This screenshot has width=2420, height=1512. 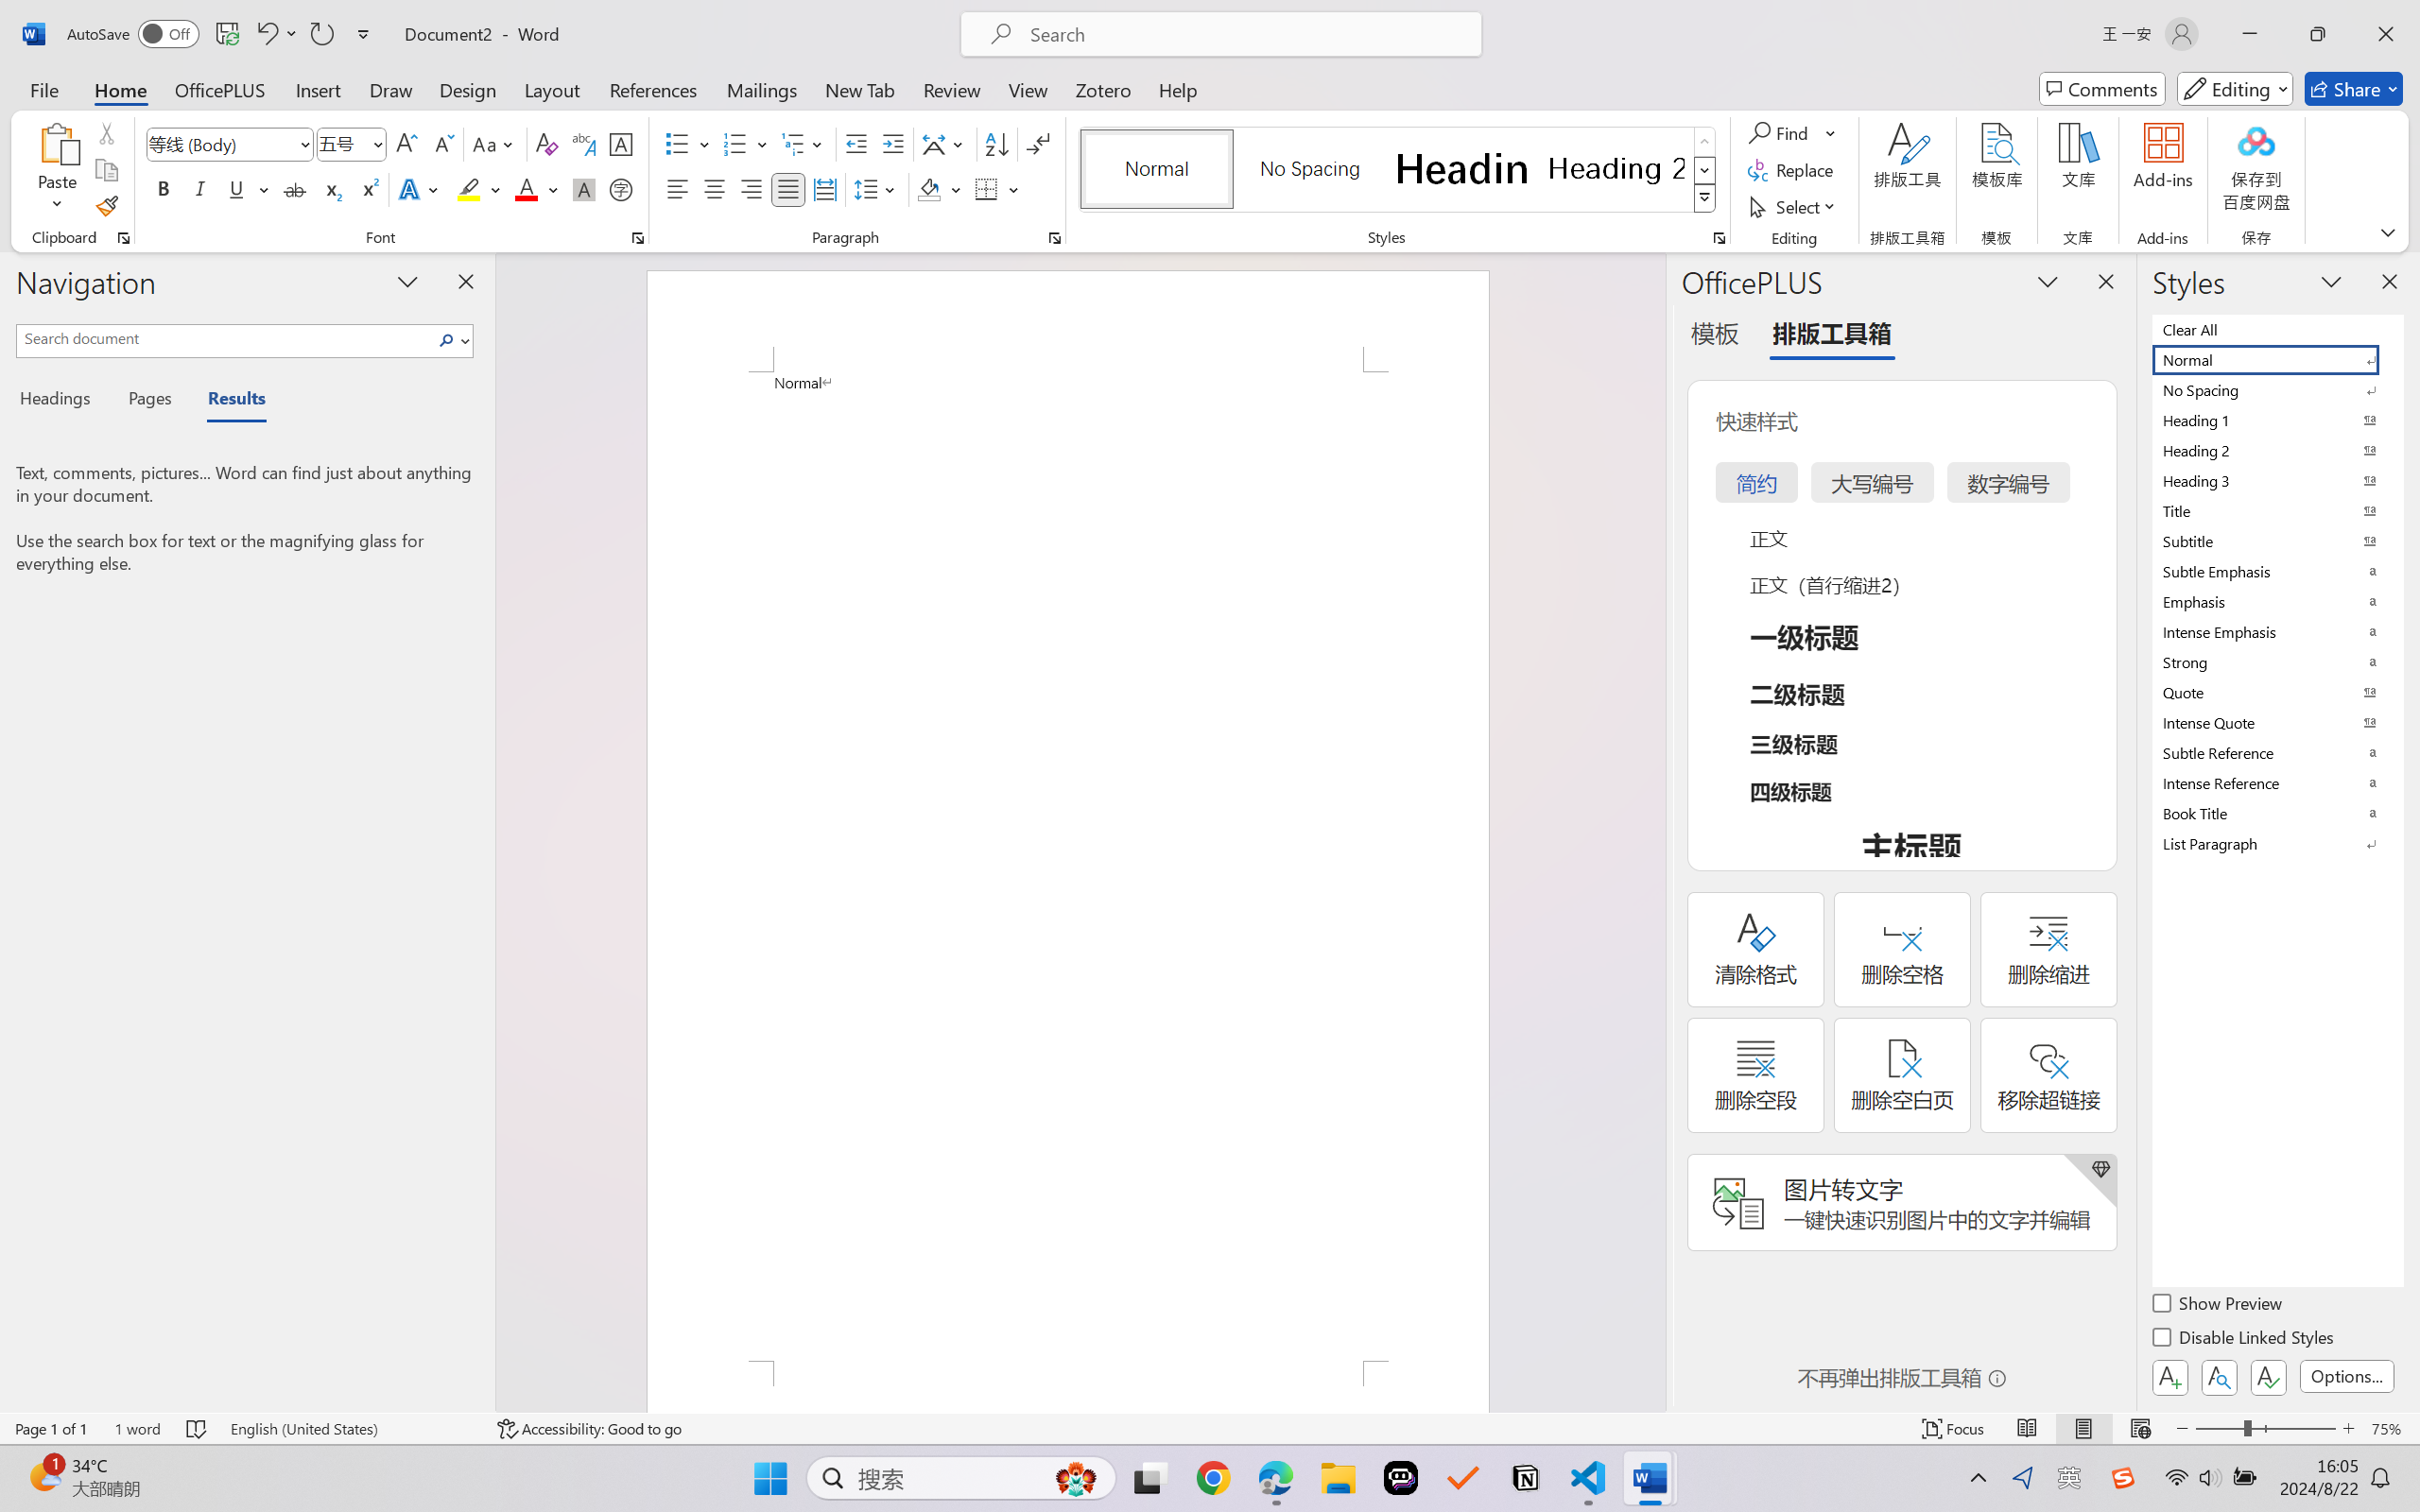 I want to click on 'View', so click(x=1028, y=88).